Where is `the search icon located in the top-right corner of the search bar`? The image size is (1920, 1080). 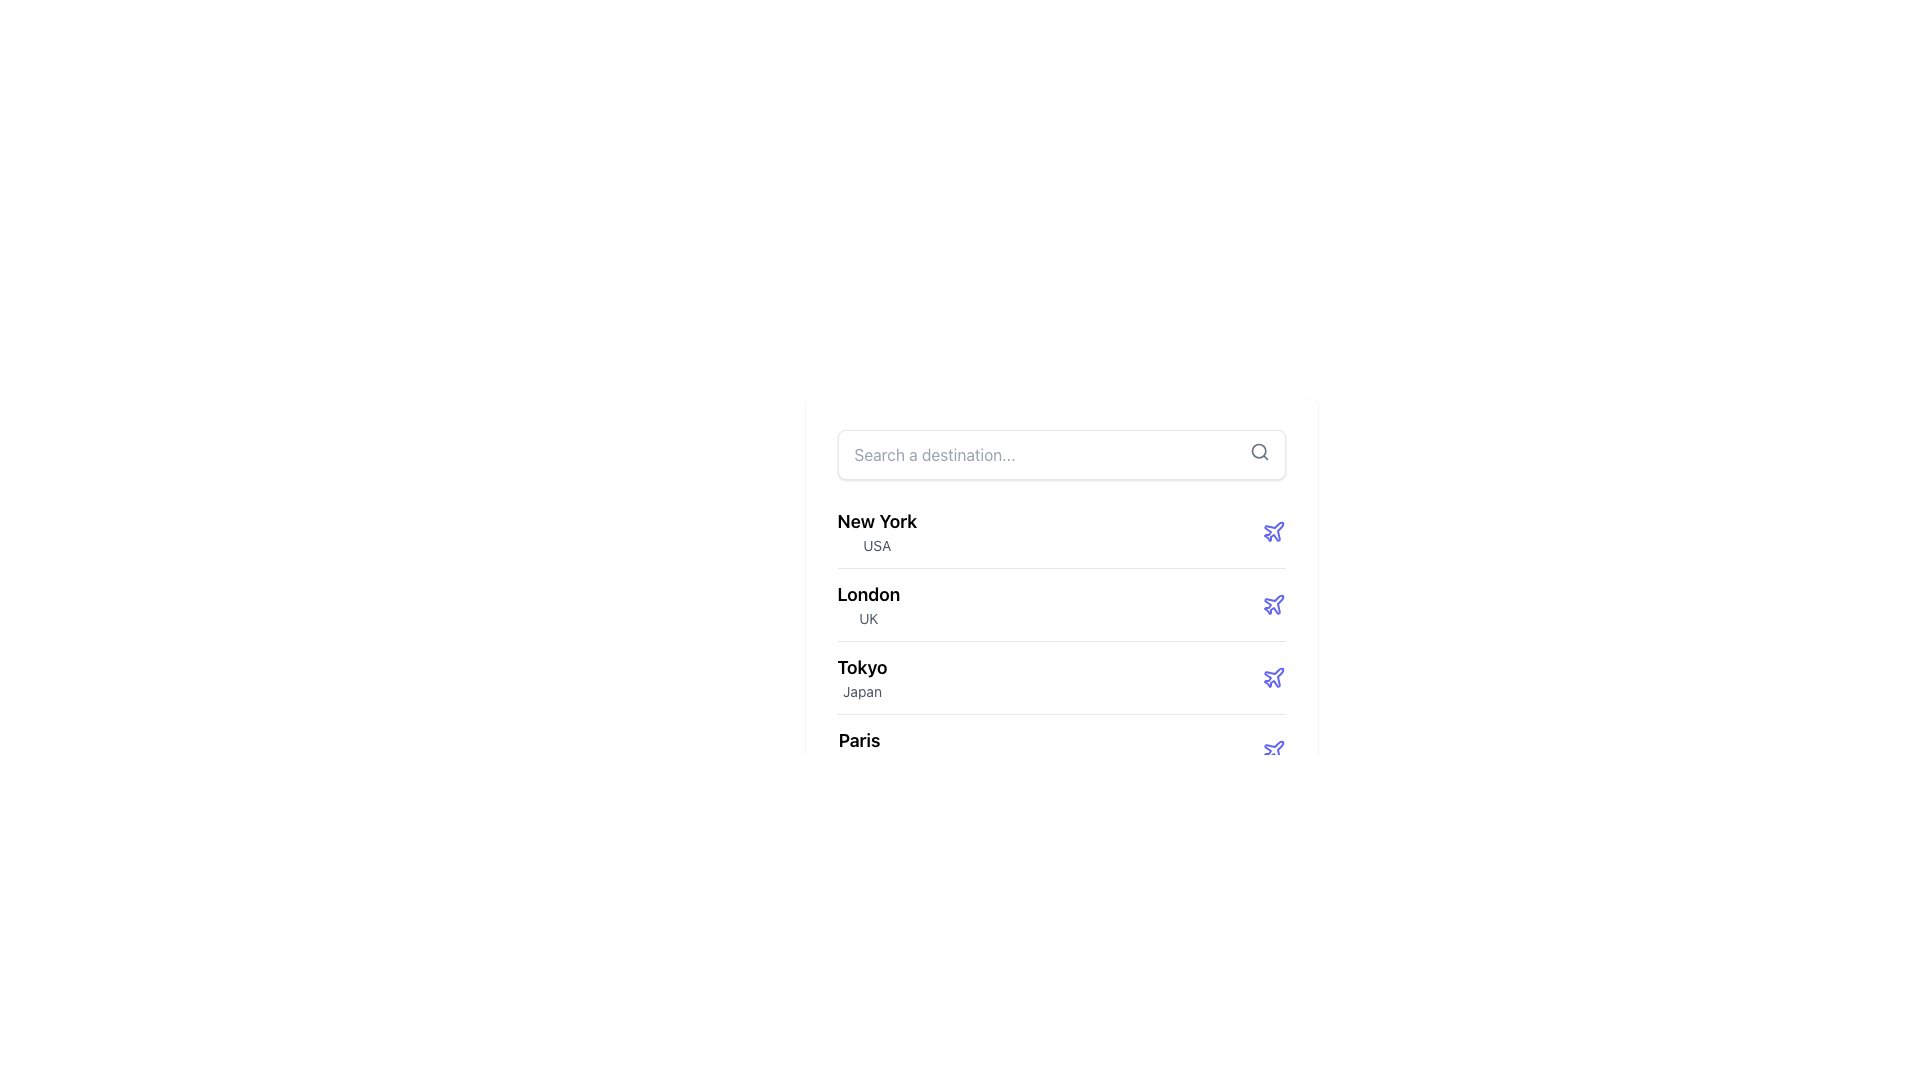
the search icon located in the top-right corner of the search bar is located at coordinates (1258, 451).